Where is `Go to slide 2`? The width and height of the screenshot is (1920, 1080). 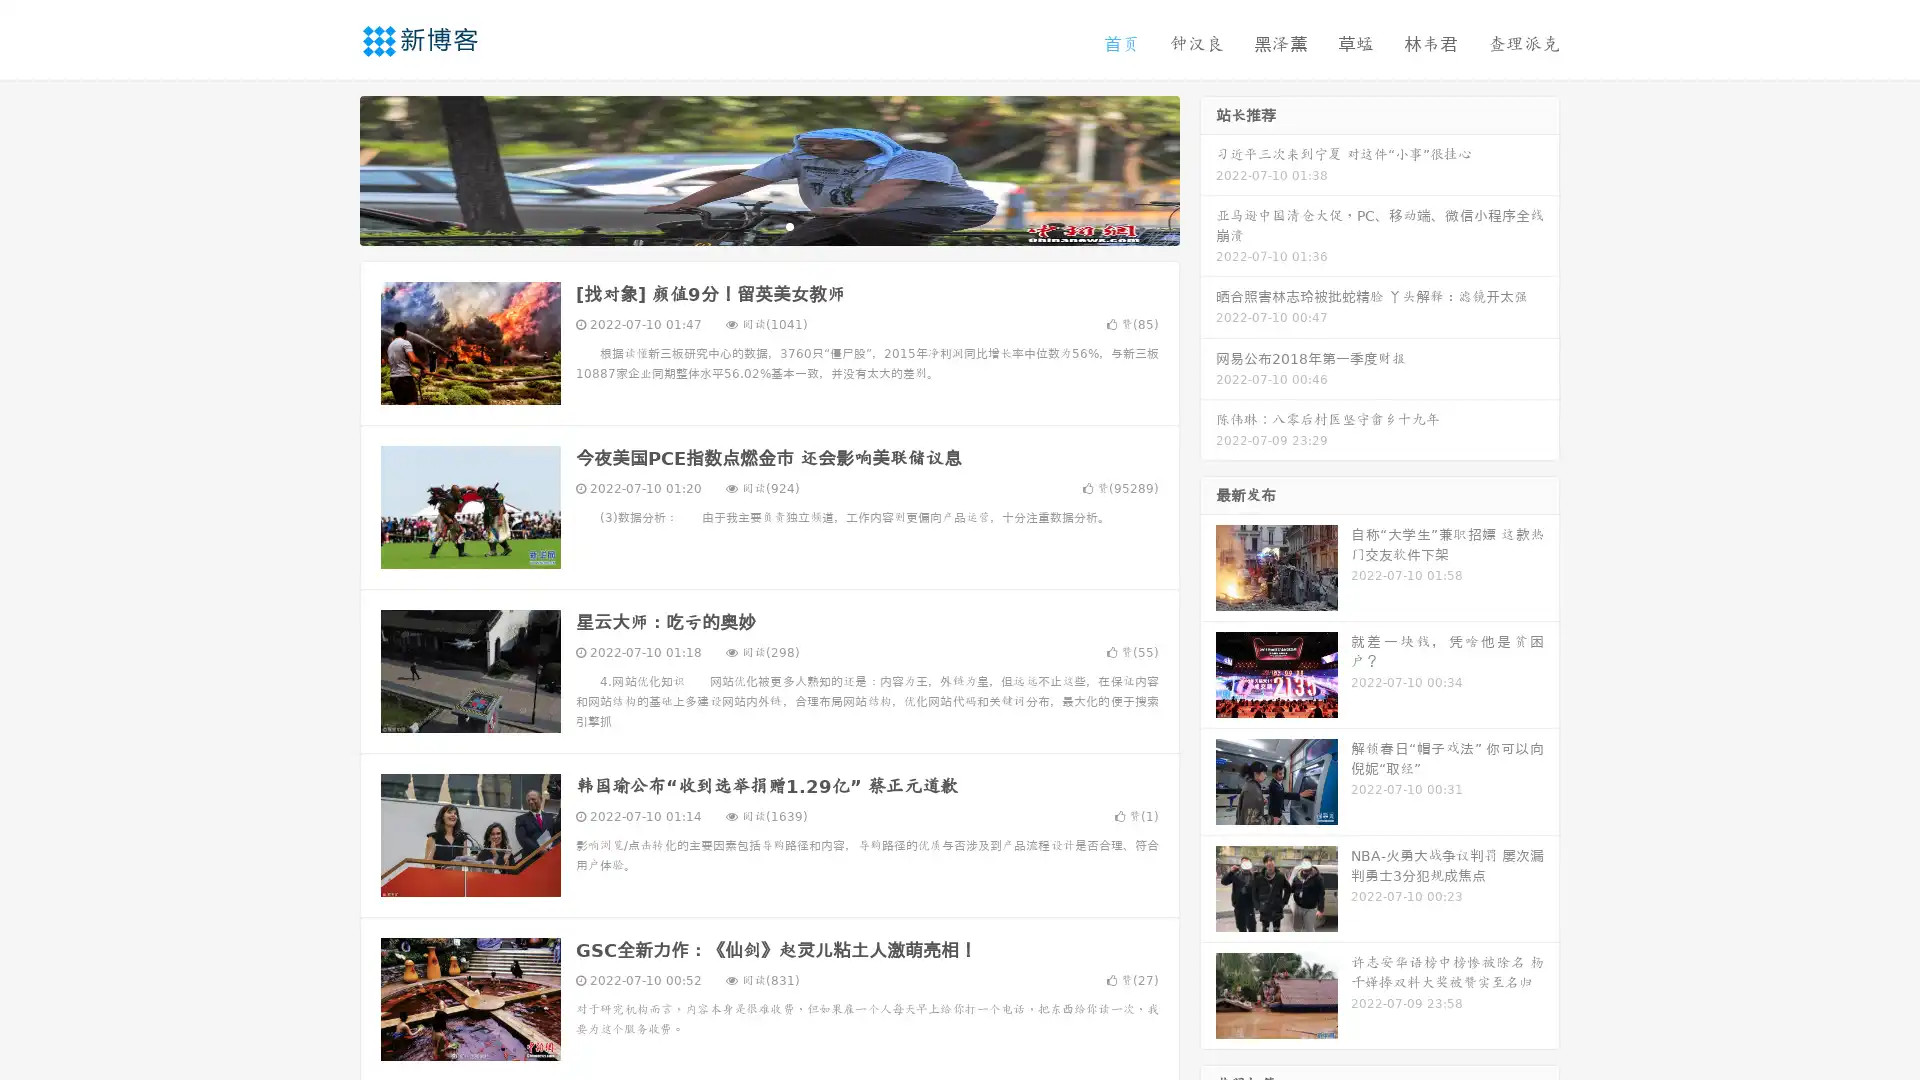 Go to slide 2 is located at coordinates (768, 225).